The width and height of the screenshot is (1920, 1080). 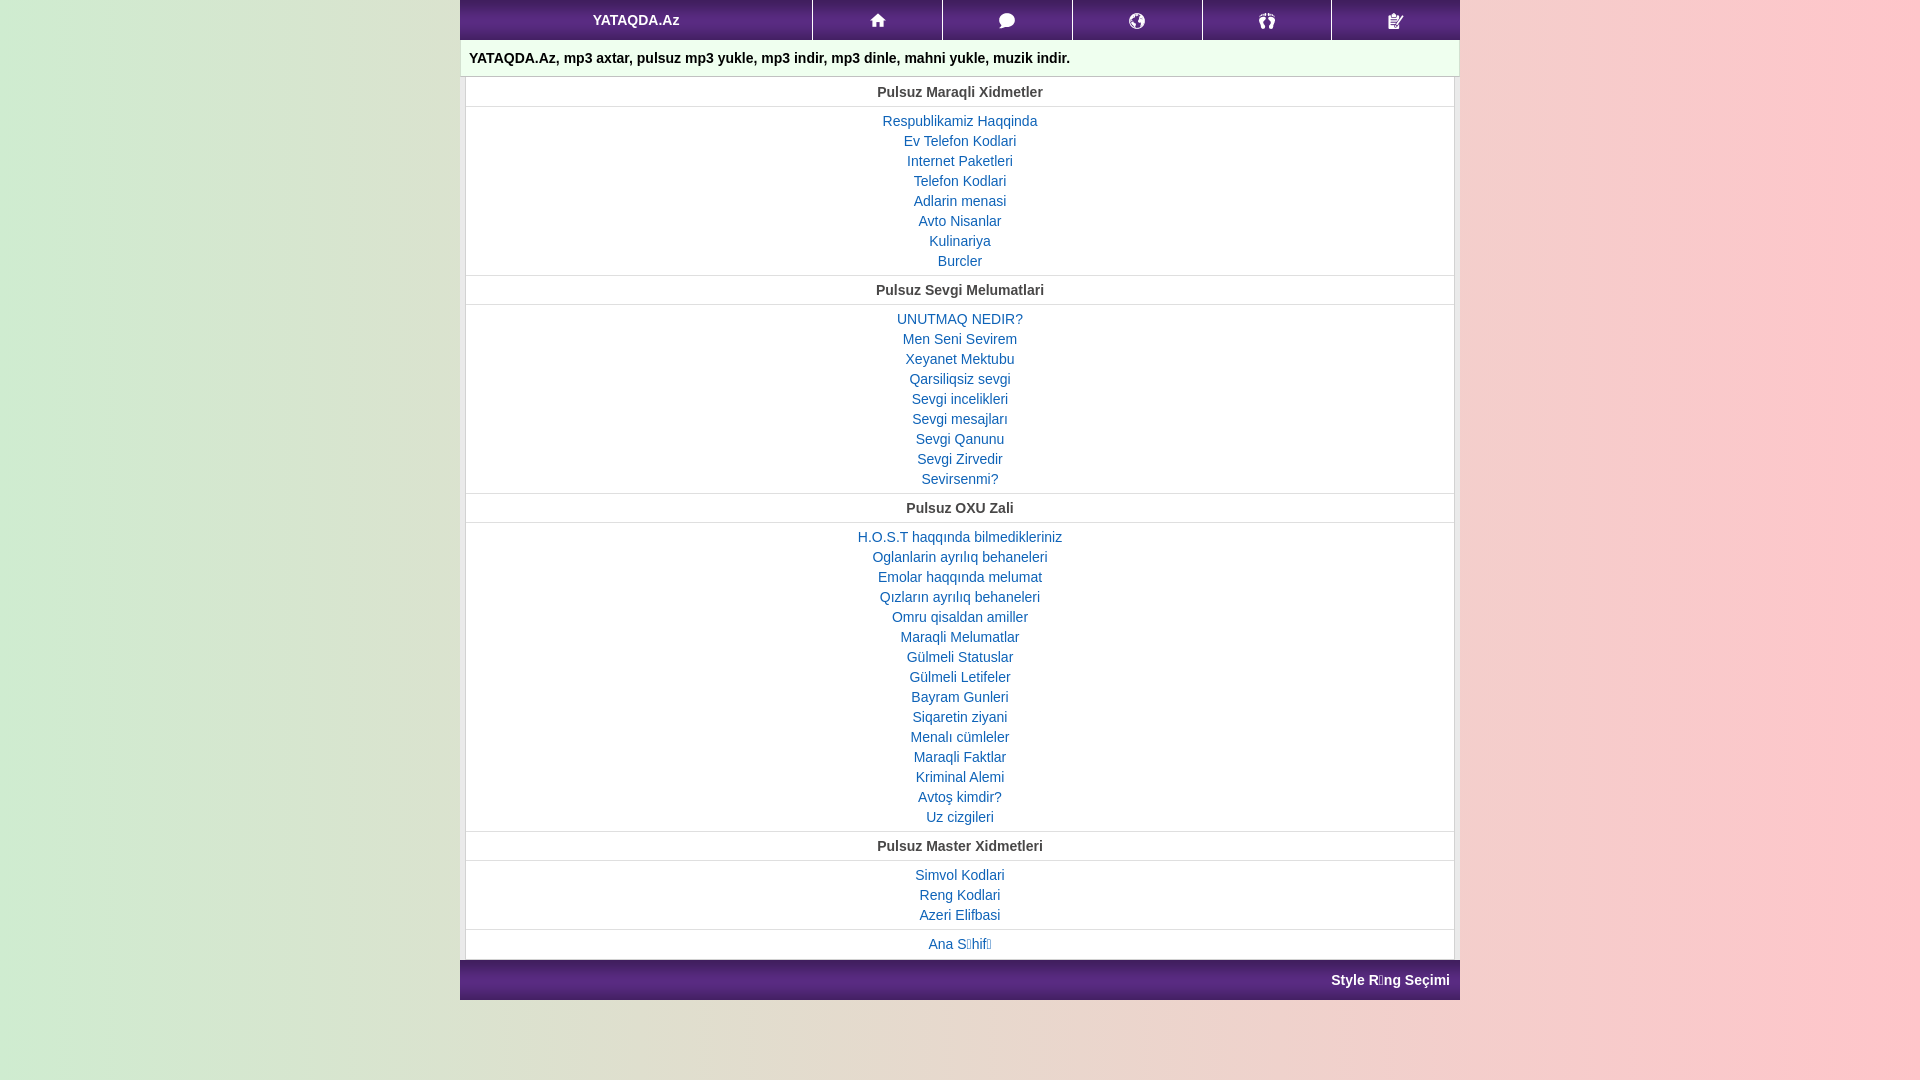 I want to click on 'Mesajlar', so click(x=1007, y=19).